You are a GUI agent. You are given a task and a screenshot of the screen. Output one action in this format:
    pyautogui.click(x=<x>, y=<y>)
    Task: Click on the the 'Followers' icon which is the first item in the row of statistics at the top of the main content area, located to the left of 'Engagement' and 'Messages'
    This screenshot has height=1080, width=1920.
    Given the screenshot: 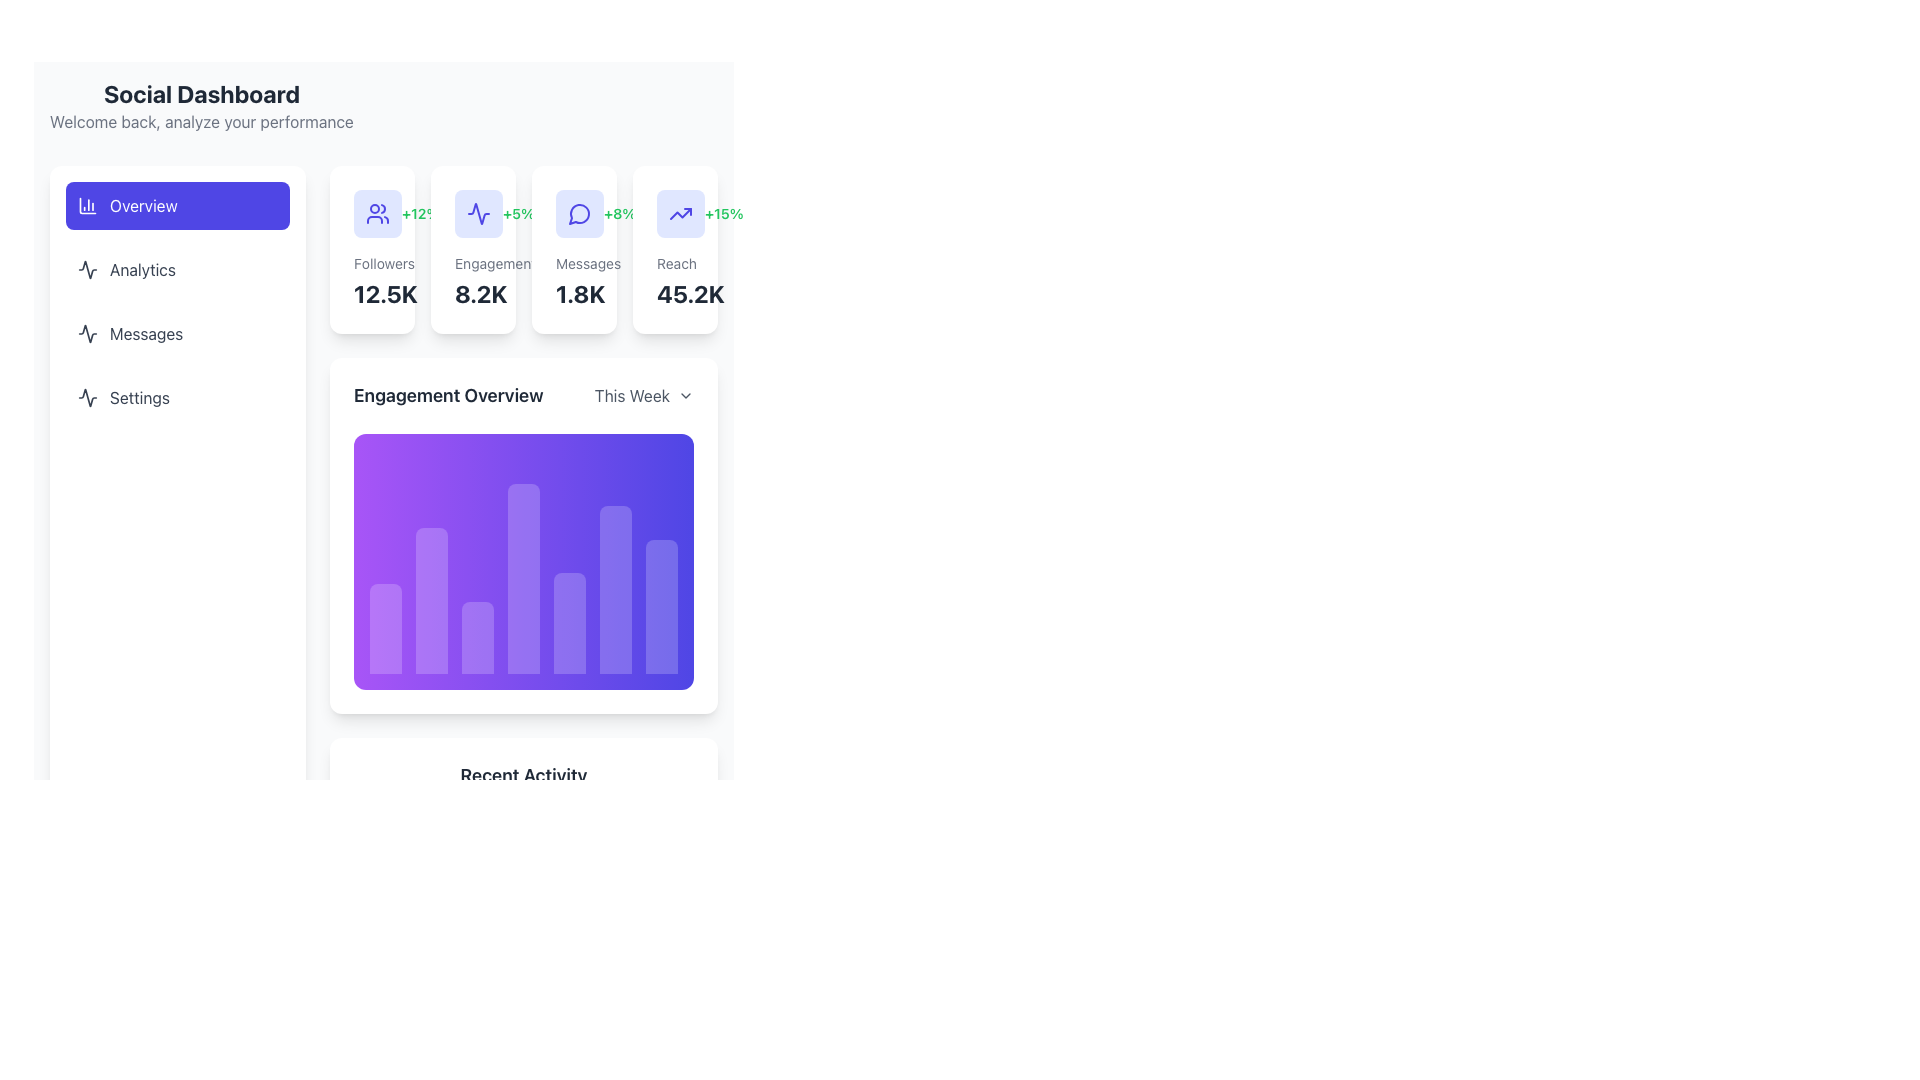 What is the action you would take?
    pyautogui.click(x=372, y=213)
    